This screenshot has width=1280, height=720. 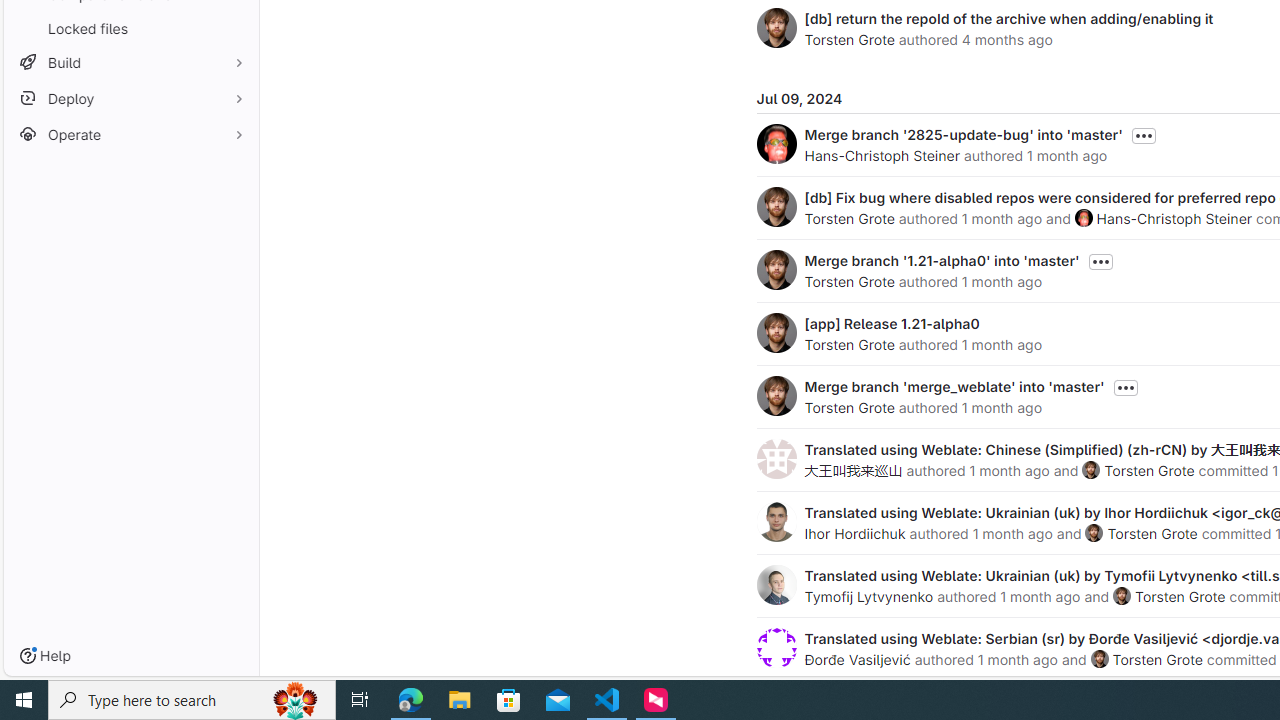 I want to click on 'Toggle commit description', so click(x=1125, y=388).